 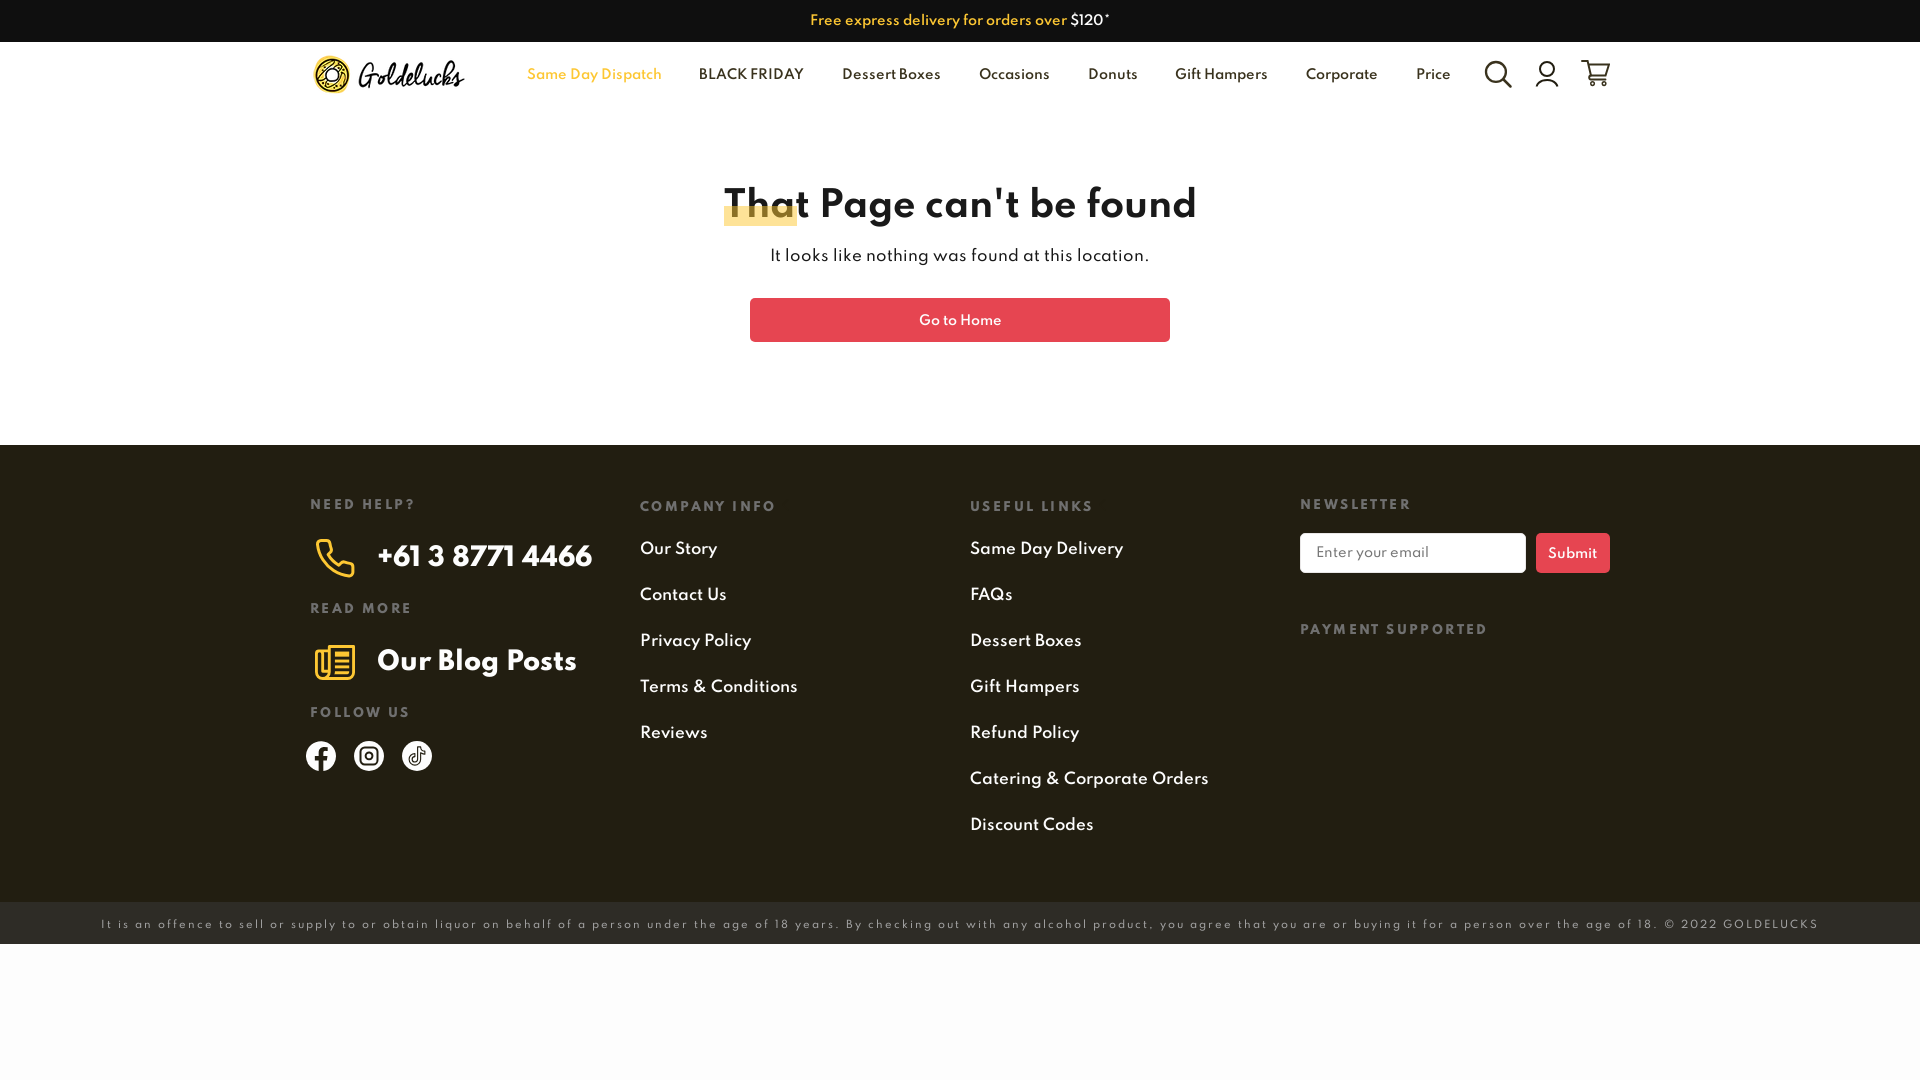 What do you see at coordinates (1342, 74) in the screenshot?
I see `'Corporate'` at bounding box center [1342, 74].